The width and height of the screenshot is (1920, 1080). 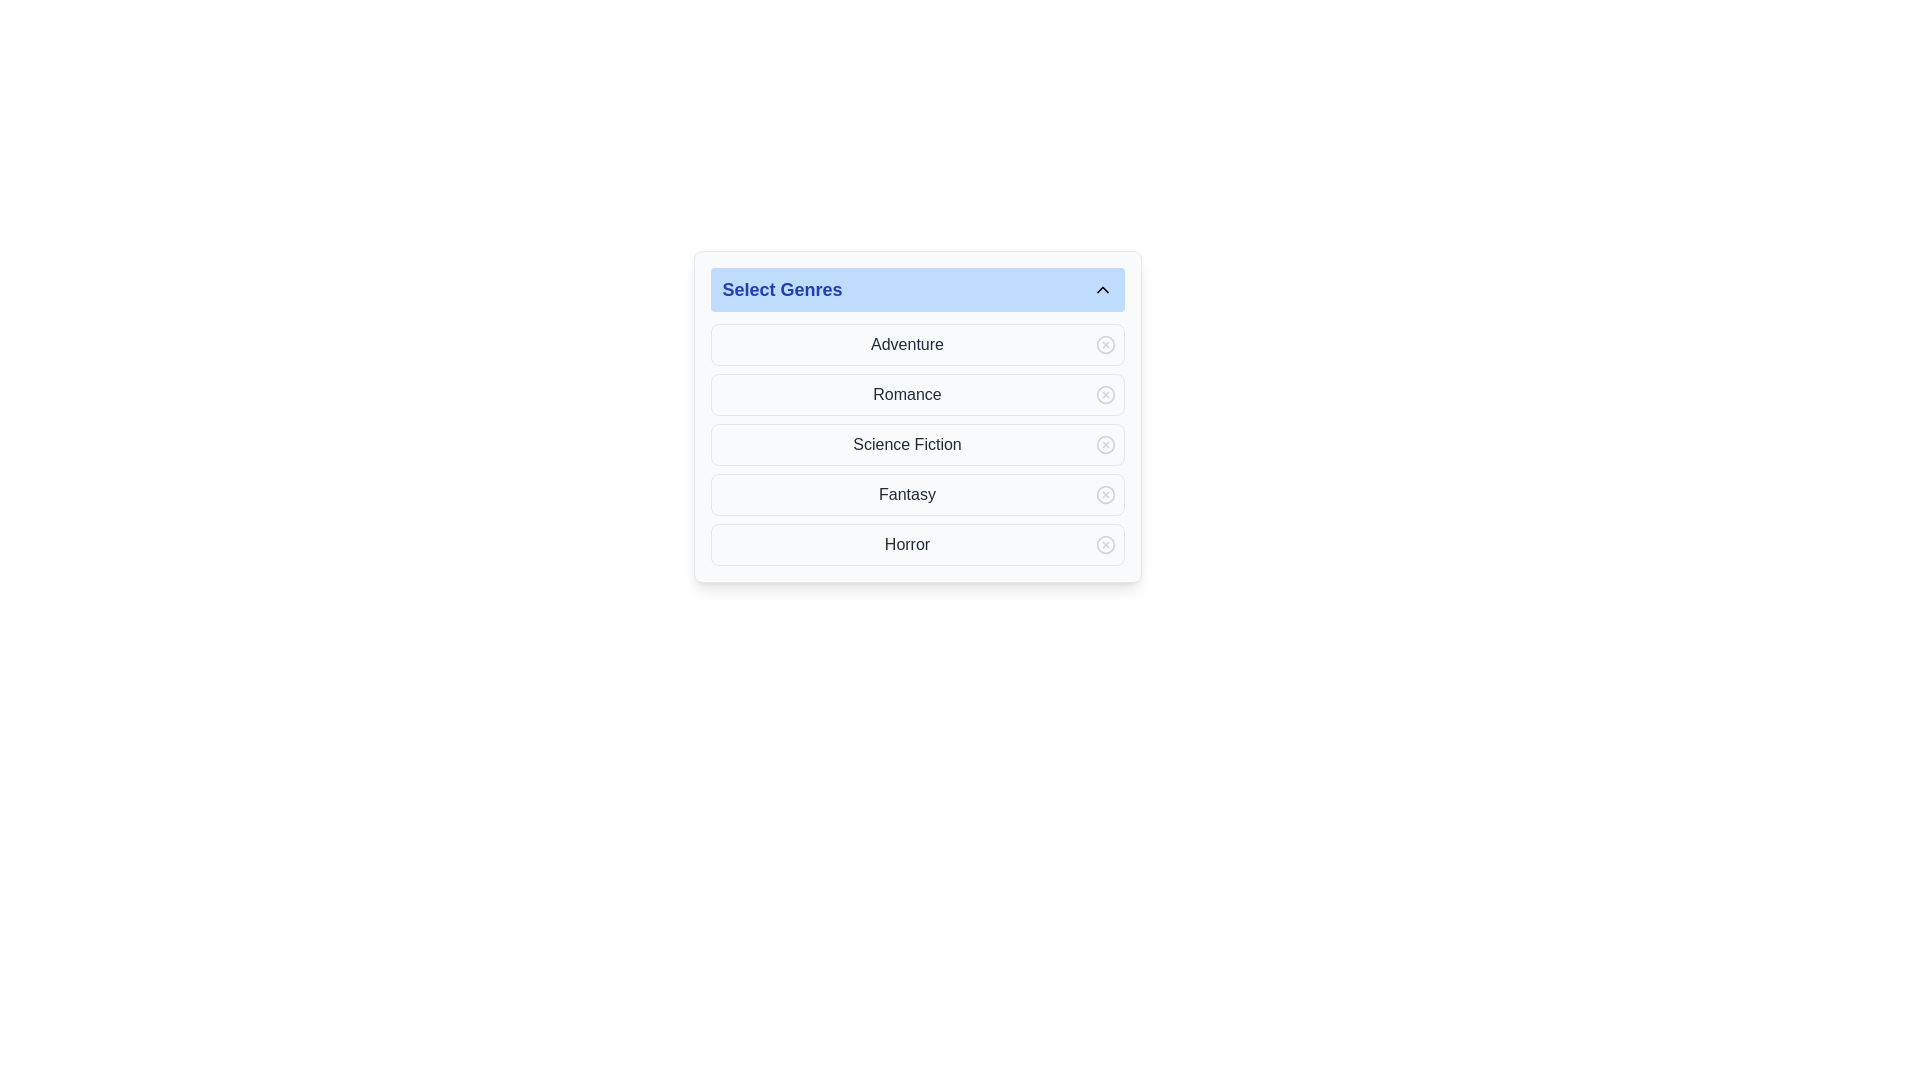 I want to click on the second list item in the 'Select Genres' panel that represents the 'Romance' genre, so click(x=916, y=394).